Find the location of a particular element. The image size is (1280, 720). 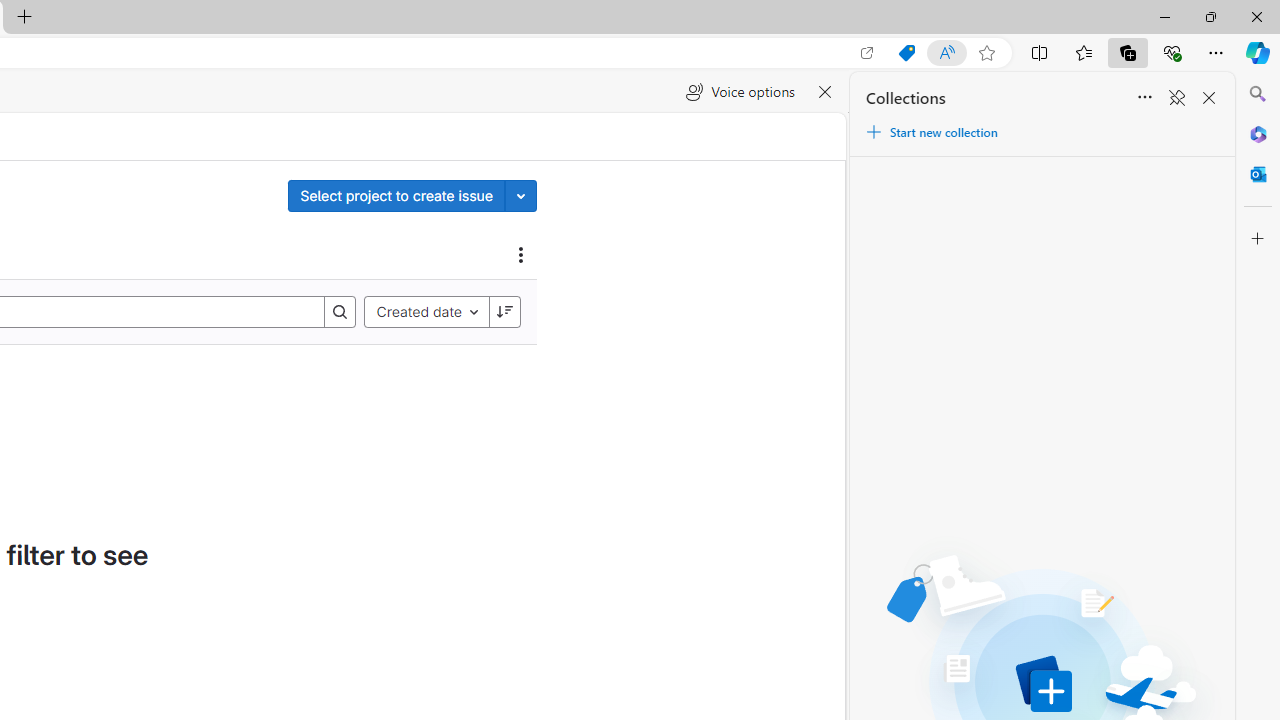

'Created date' is located at coordinates (425, 311).